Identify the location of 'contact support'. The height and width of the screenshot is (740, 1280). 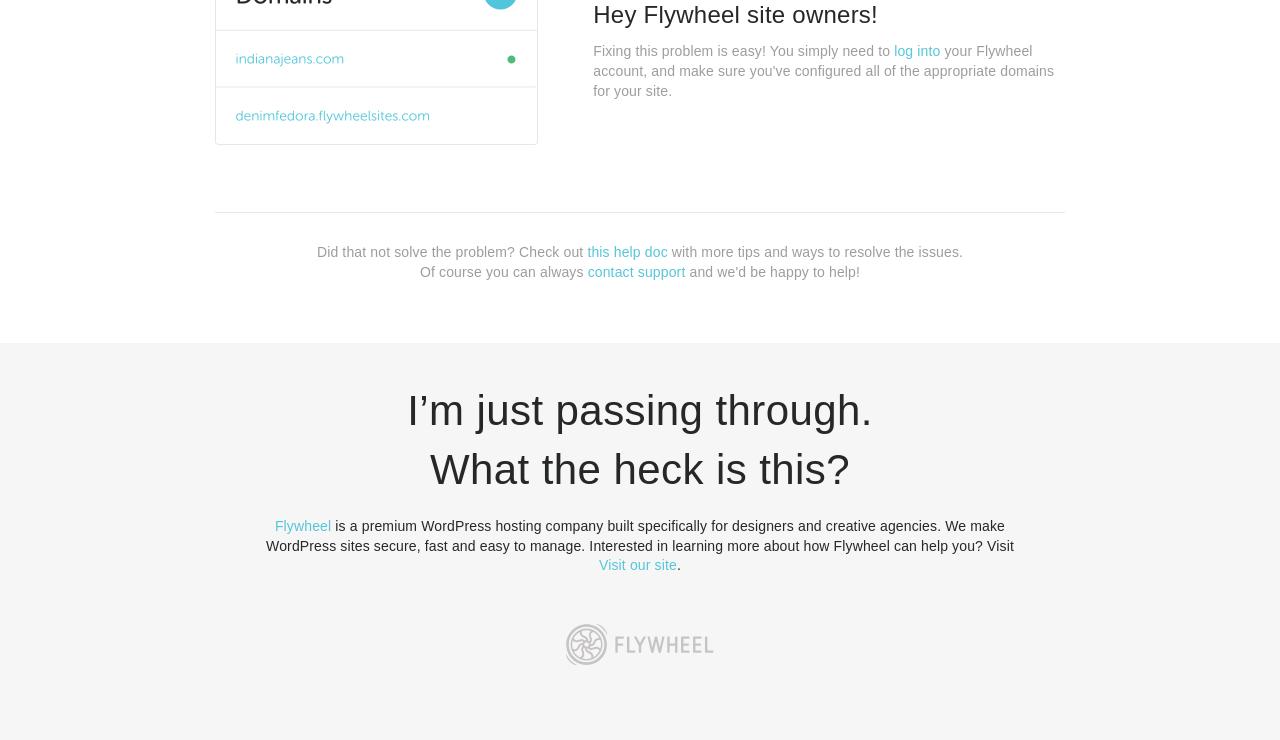
(635, 269).